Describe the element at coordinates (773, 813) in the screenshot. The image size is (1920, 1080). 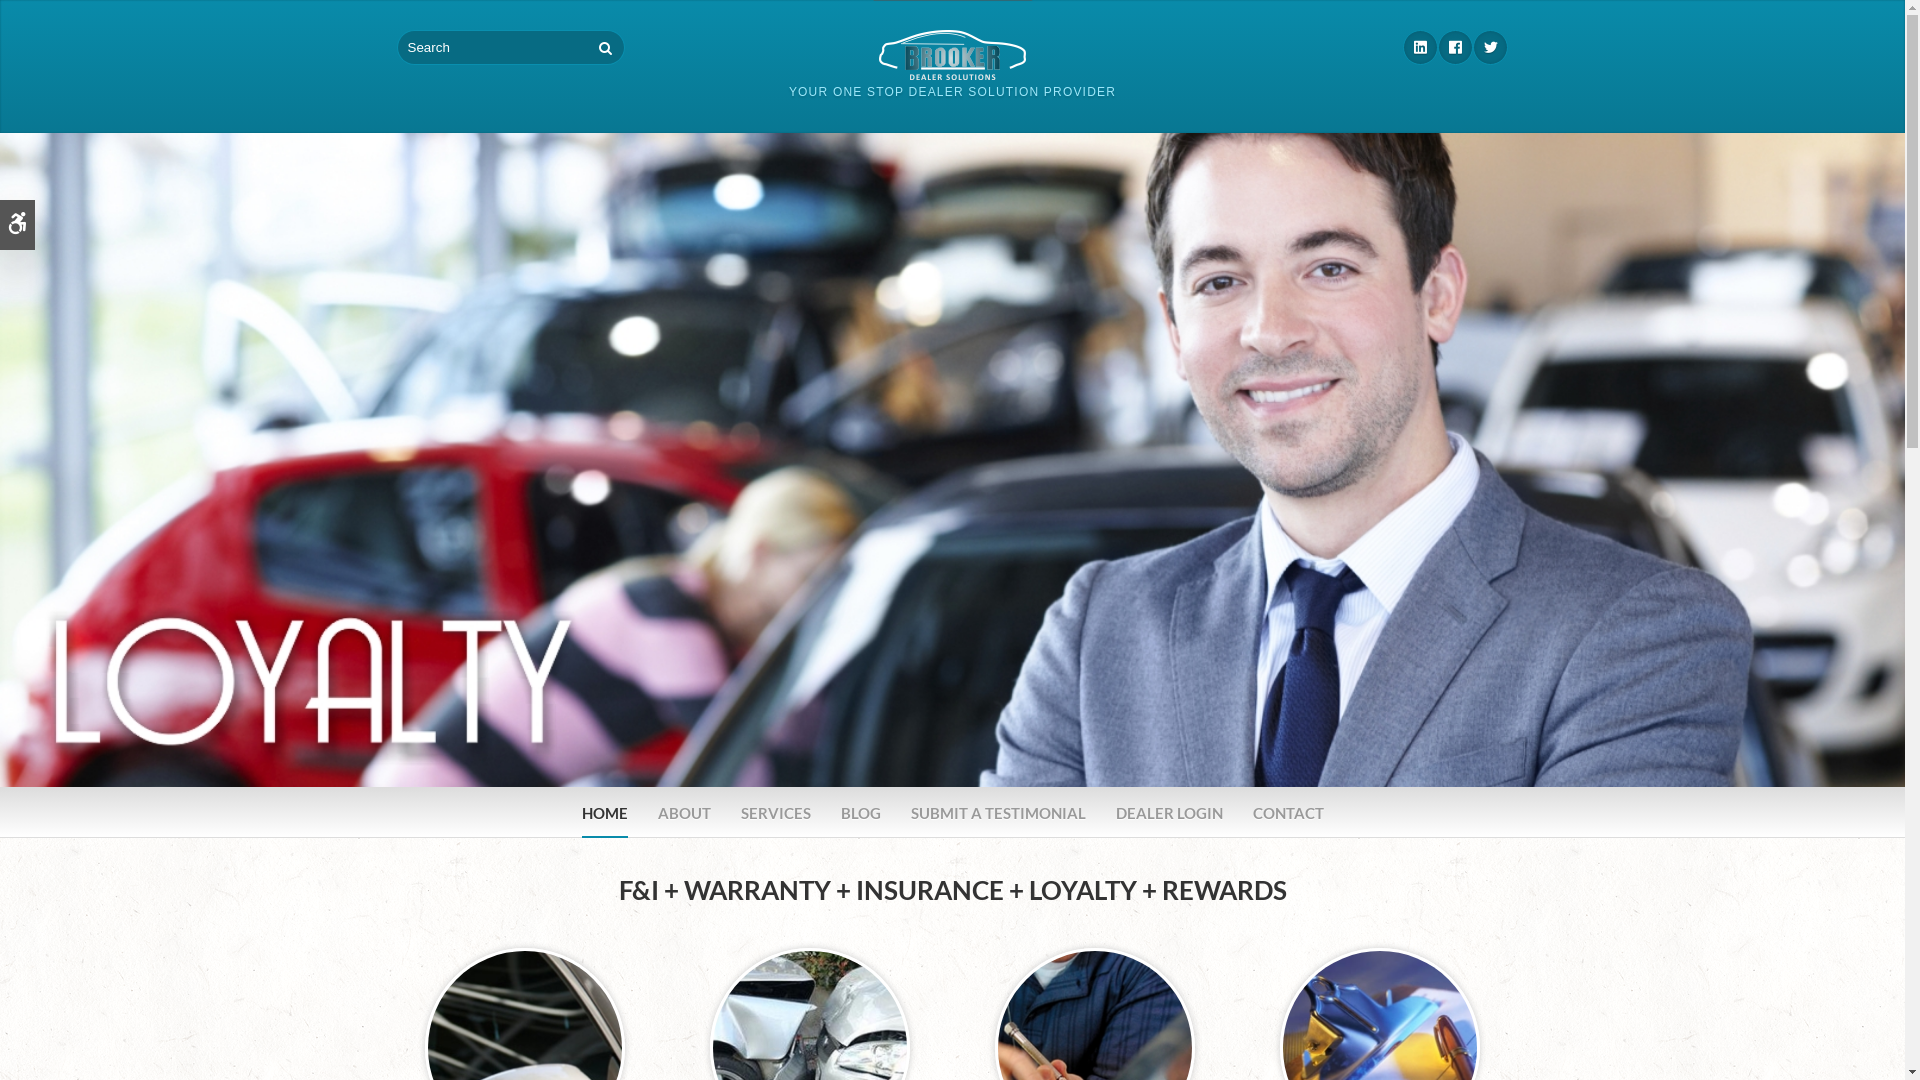
I see `'SERVICES'` at that location.